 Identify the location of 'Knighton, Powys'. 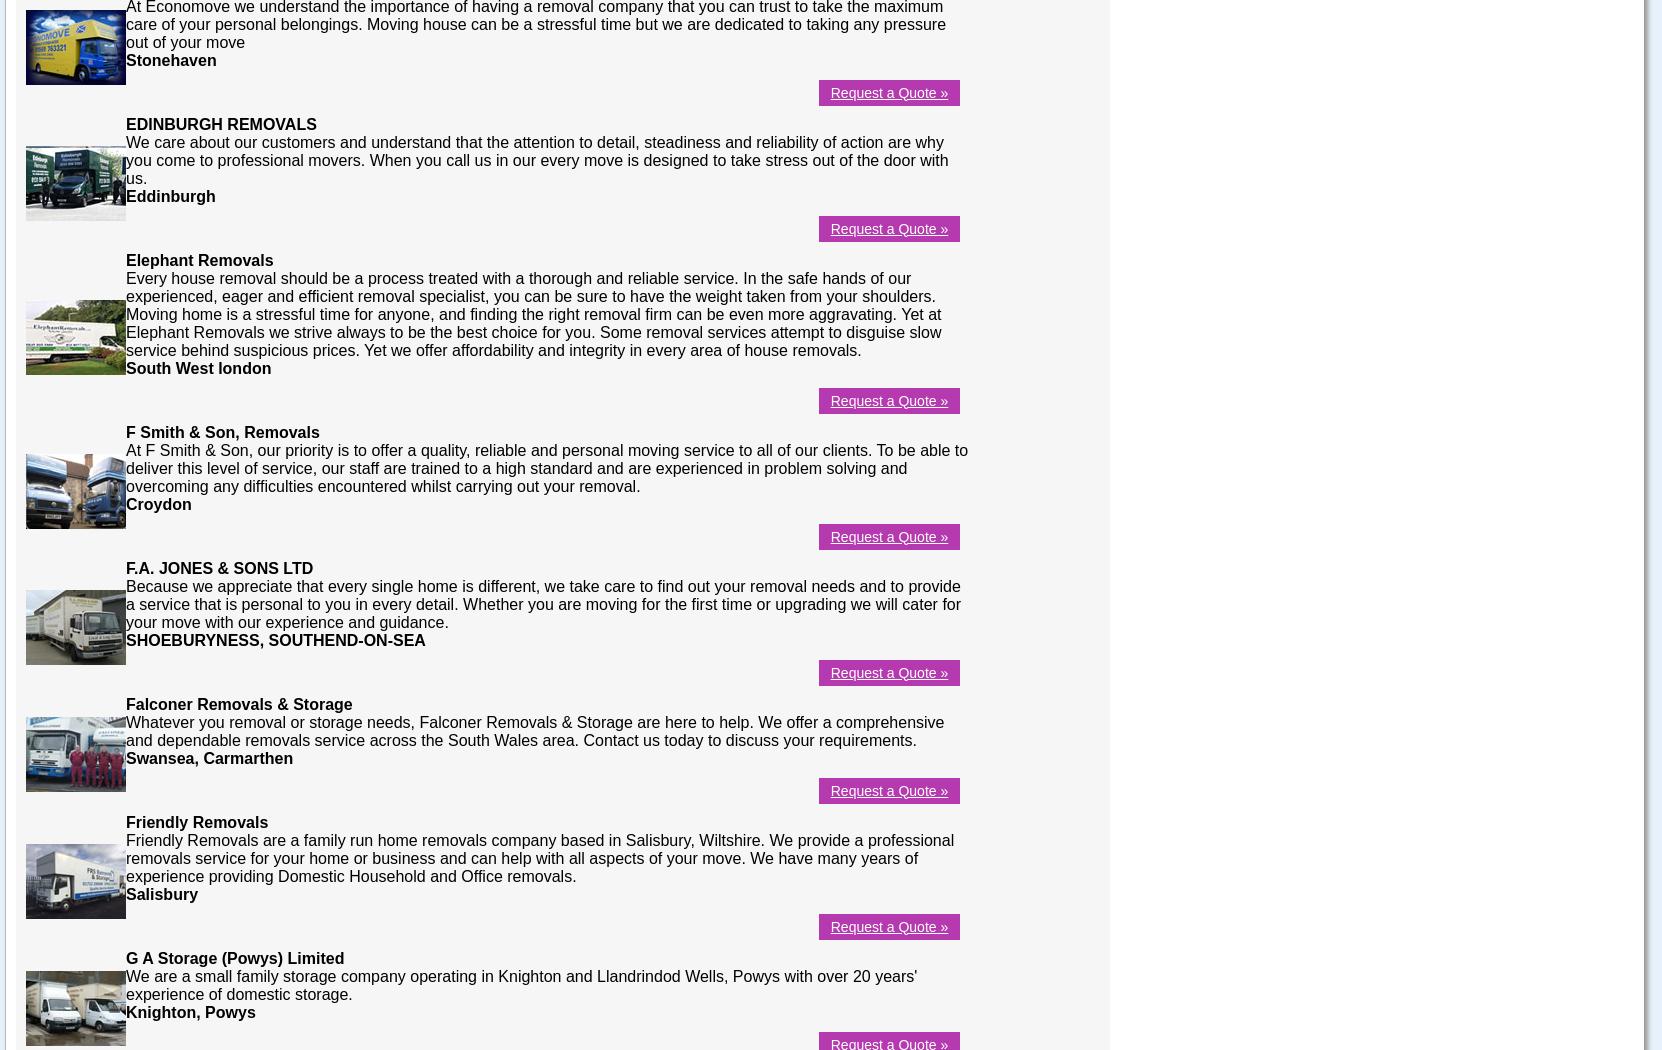
(189, 1011).